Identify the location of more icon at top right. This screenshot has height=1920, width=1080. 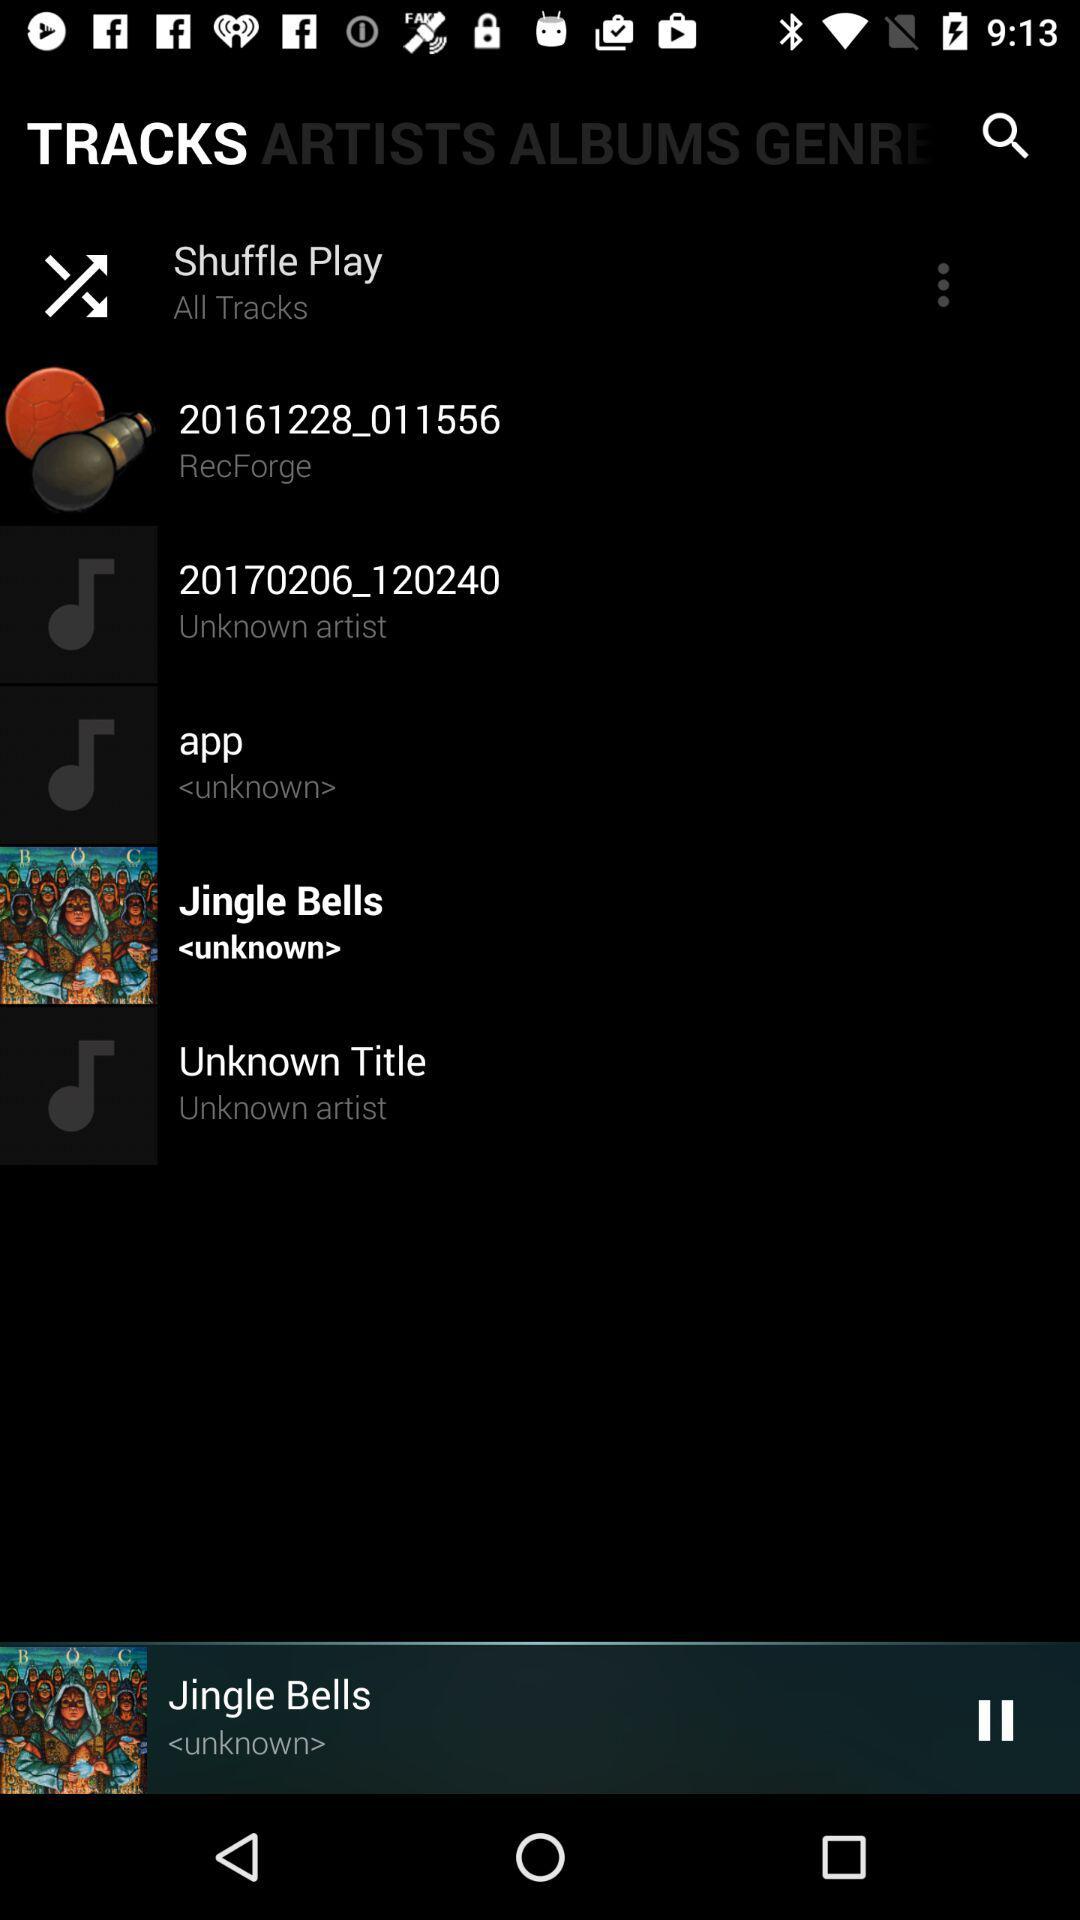
(943, 283).